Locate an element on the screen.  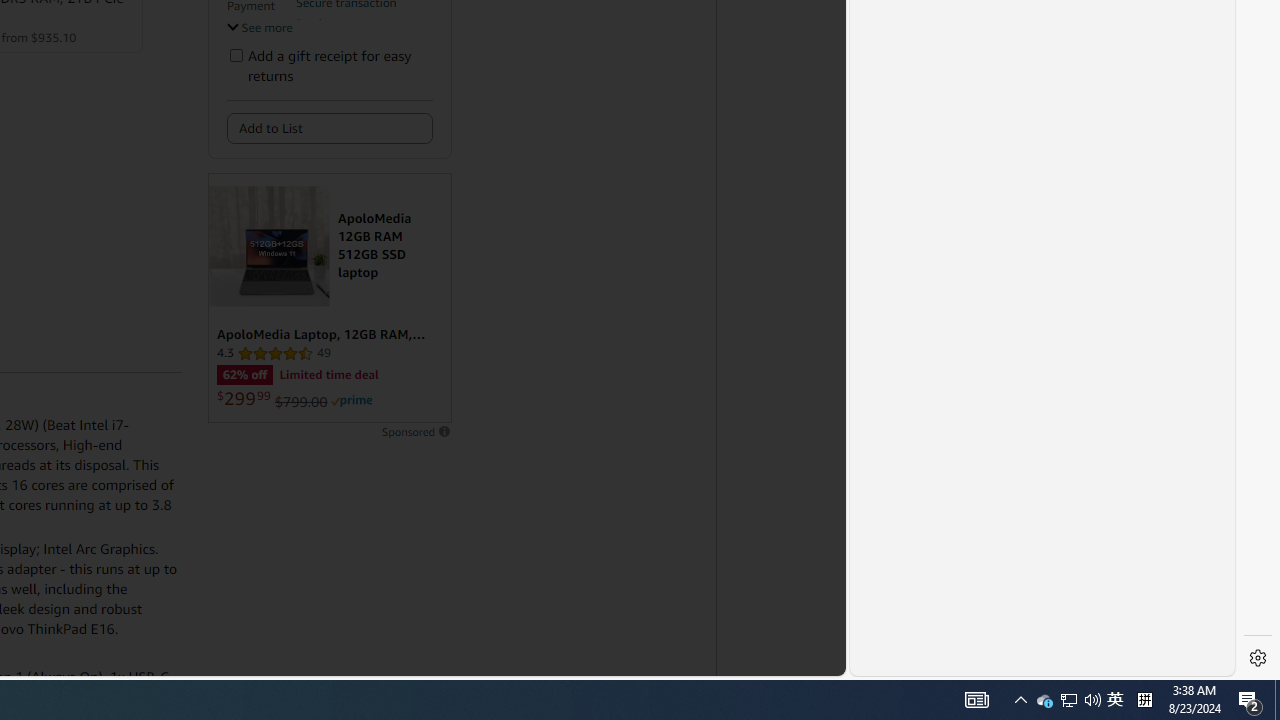
'Add to List' is located at coordinates (330, 128).